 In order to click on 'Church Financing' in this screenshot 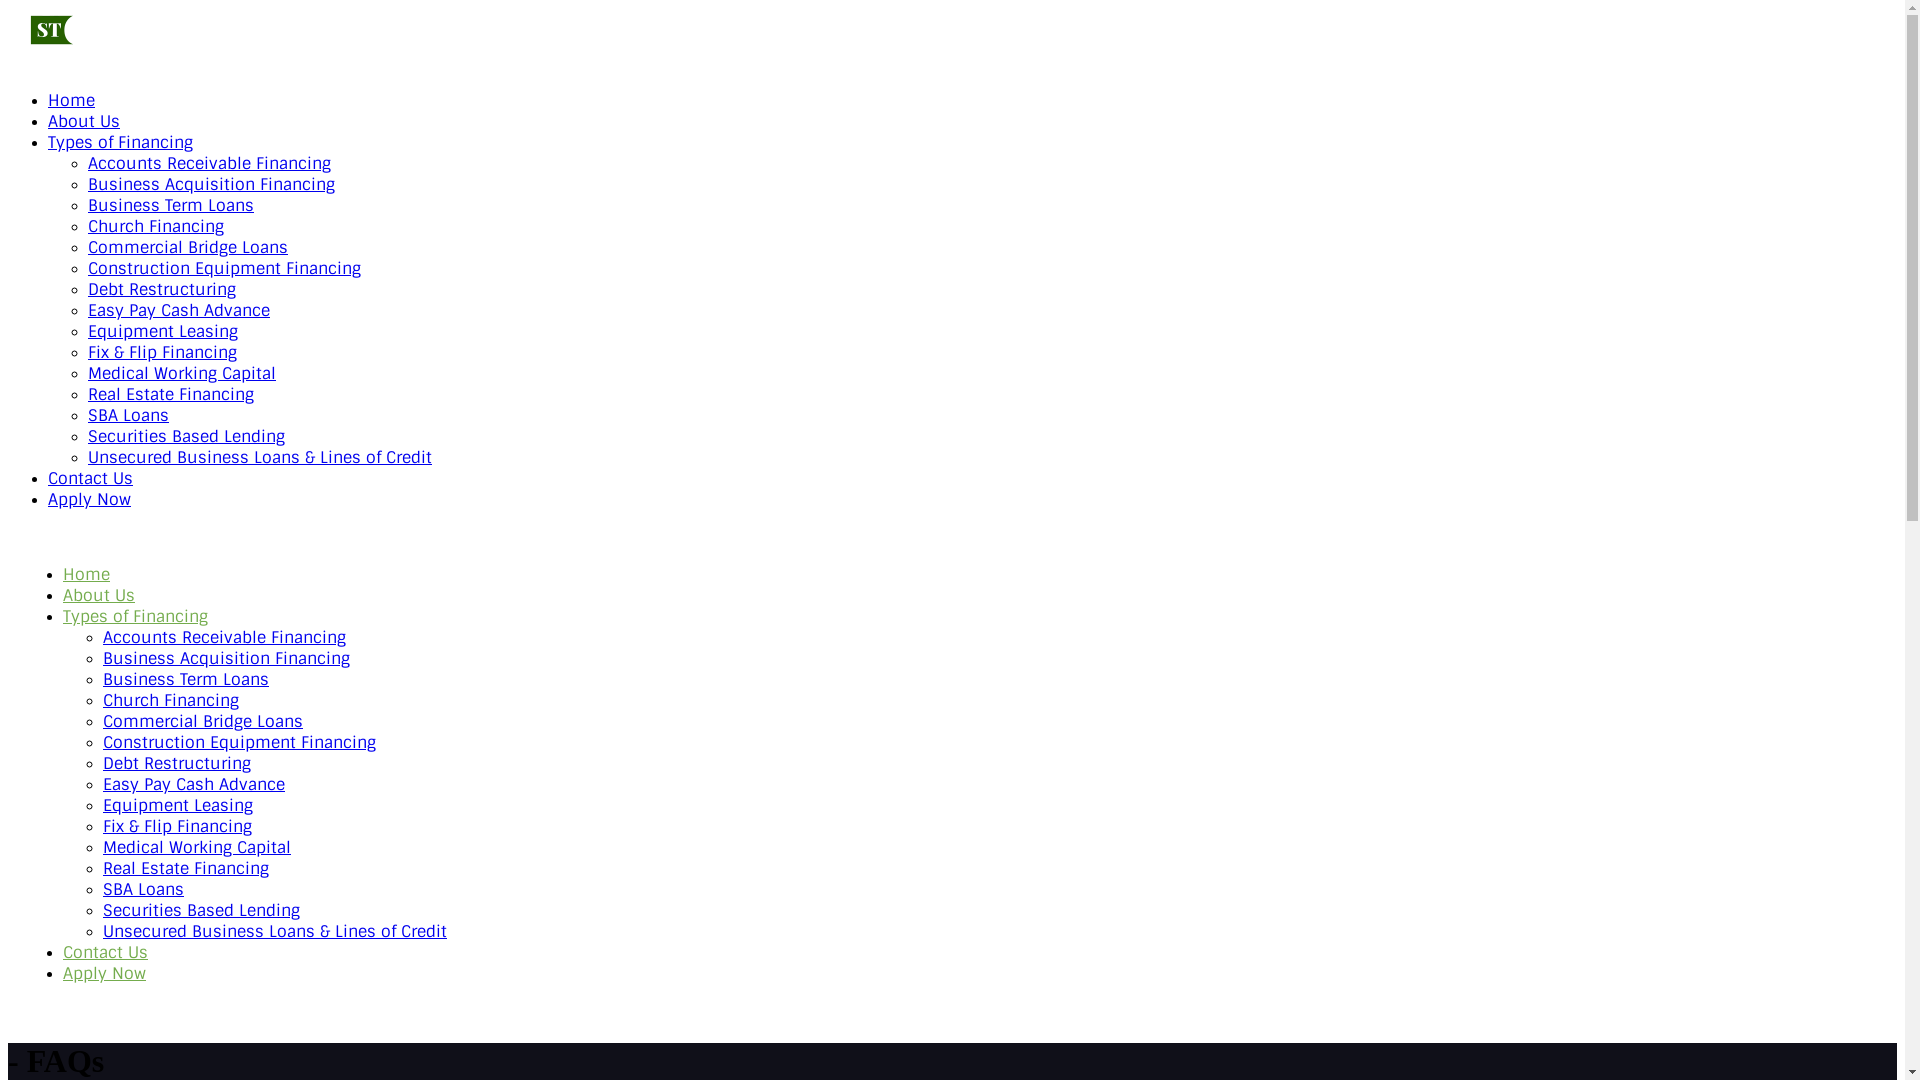, I will do `click(171, 699)`.